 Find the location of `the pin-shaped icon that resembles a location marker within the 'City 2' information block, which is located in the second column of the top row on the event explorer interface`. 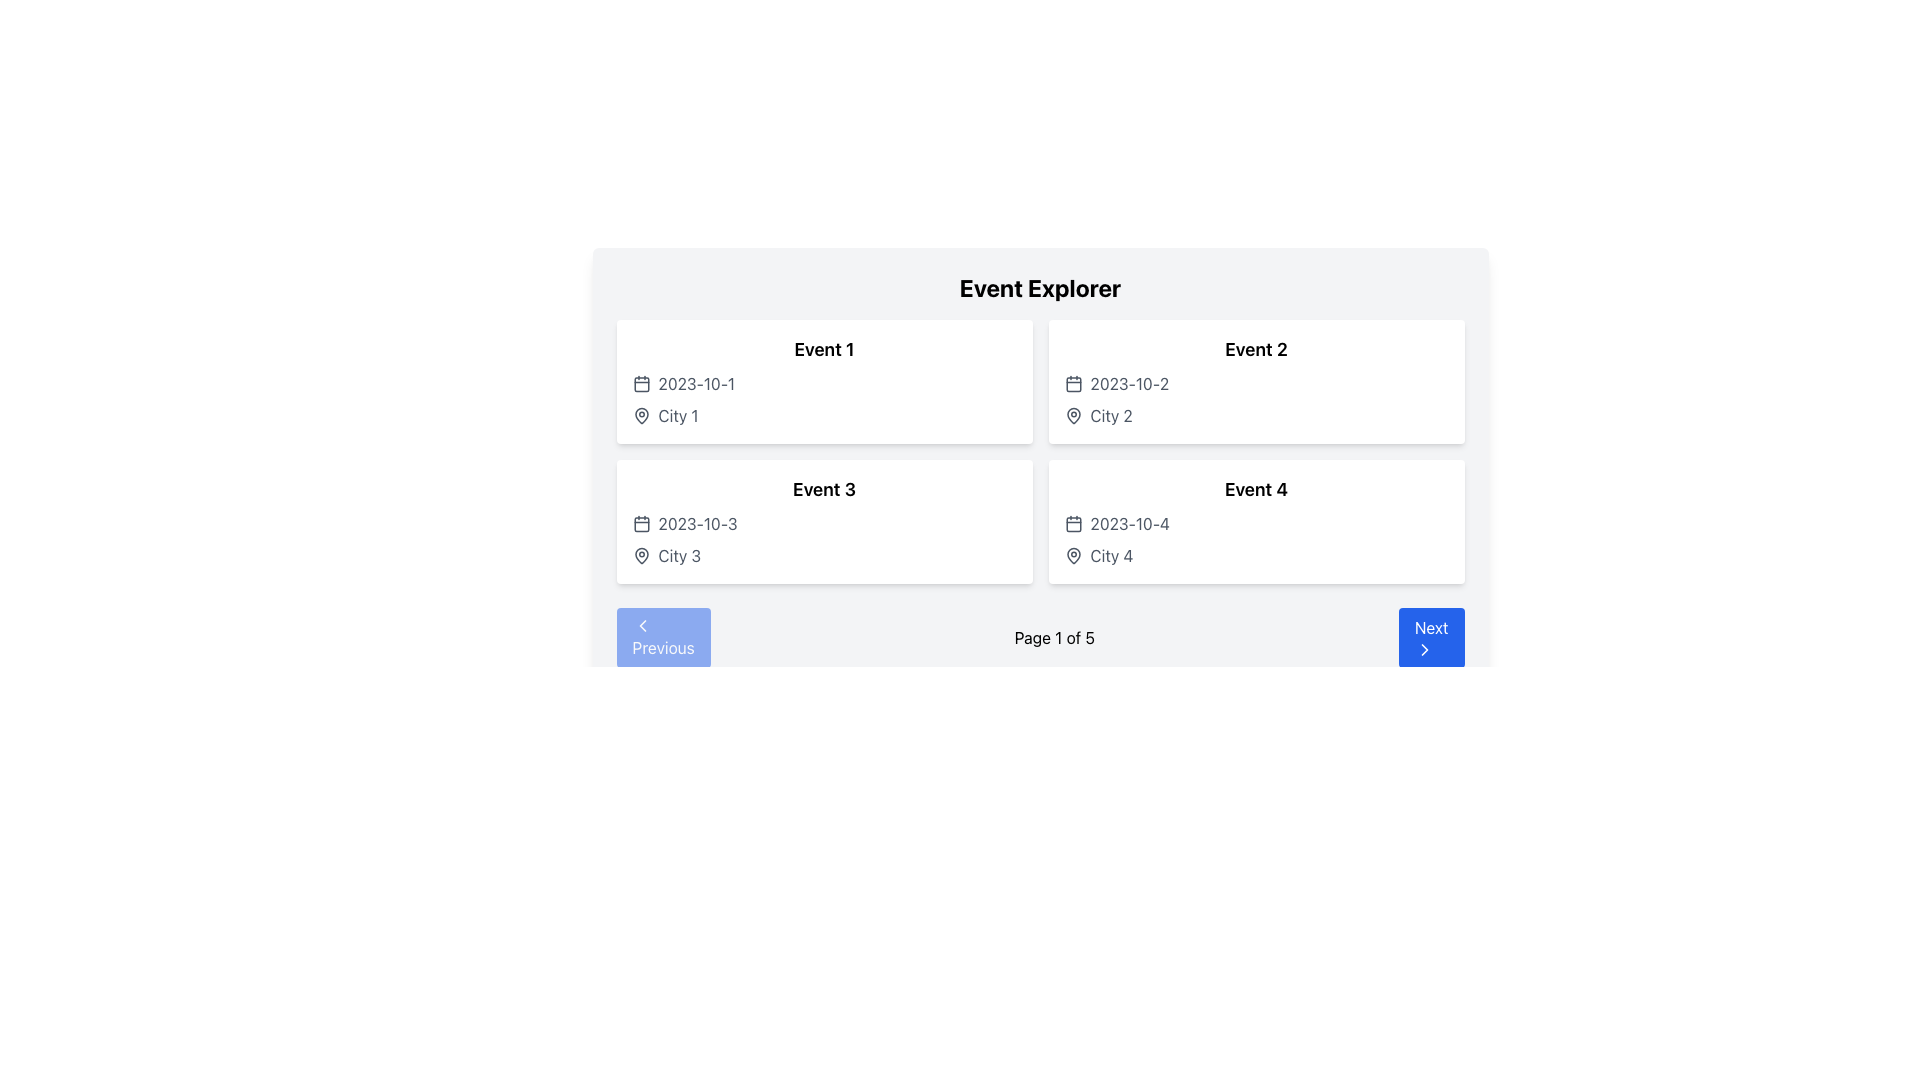

the pin-shaped icon that resembles a location marker within the 'City 2' information block, which is located in the second column of the top row on the event explorer interface is located at coordinates (1072, 415).